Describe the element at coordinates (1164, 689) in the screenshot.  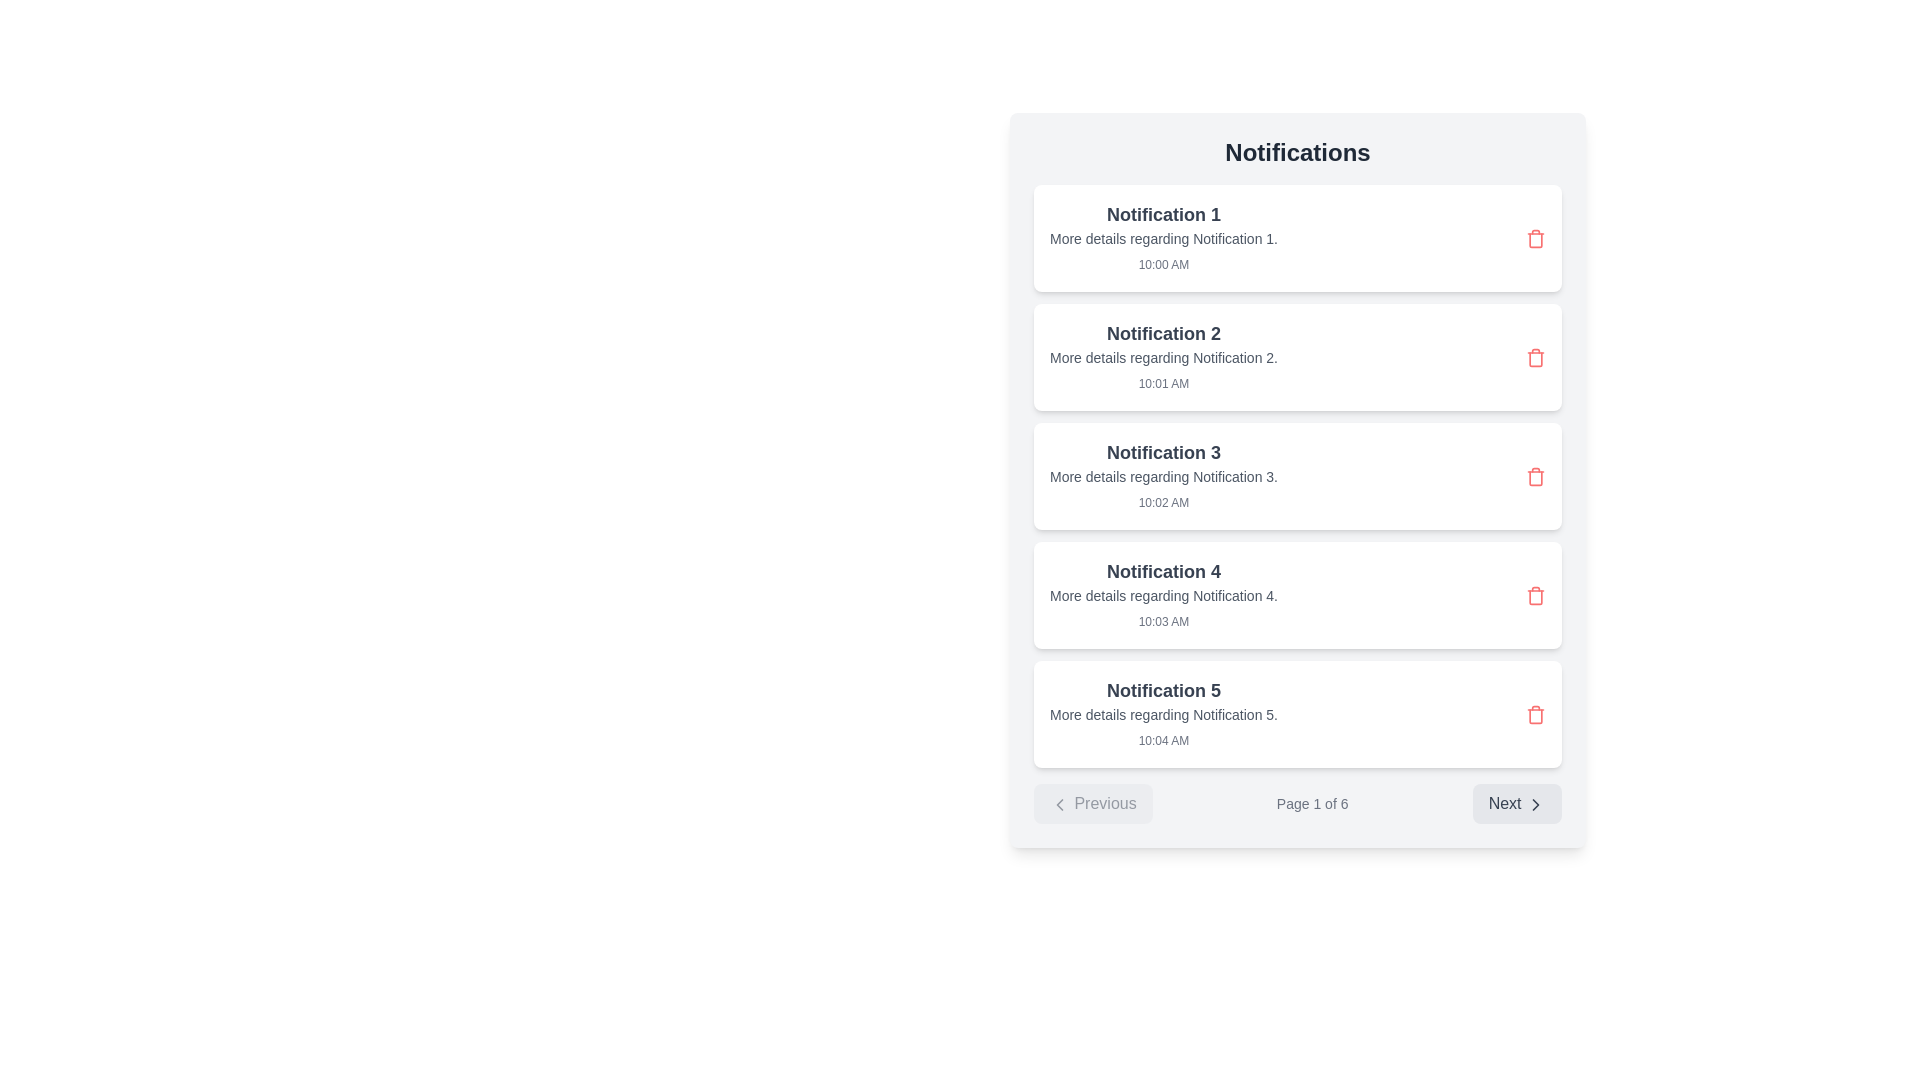
I see `text label that serves as the title for the fifth notification in the notification list` at that location.